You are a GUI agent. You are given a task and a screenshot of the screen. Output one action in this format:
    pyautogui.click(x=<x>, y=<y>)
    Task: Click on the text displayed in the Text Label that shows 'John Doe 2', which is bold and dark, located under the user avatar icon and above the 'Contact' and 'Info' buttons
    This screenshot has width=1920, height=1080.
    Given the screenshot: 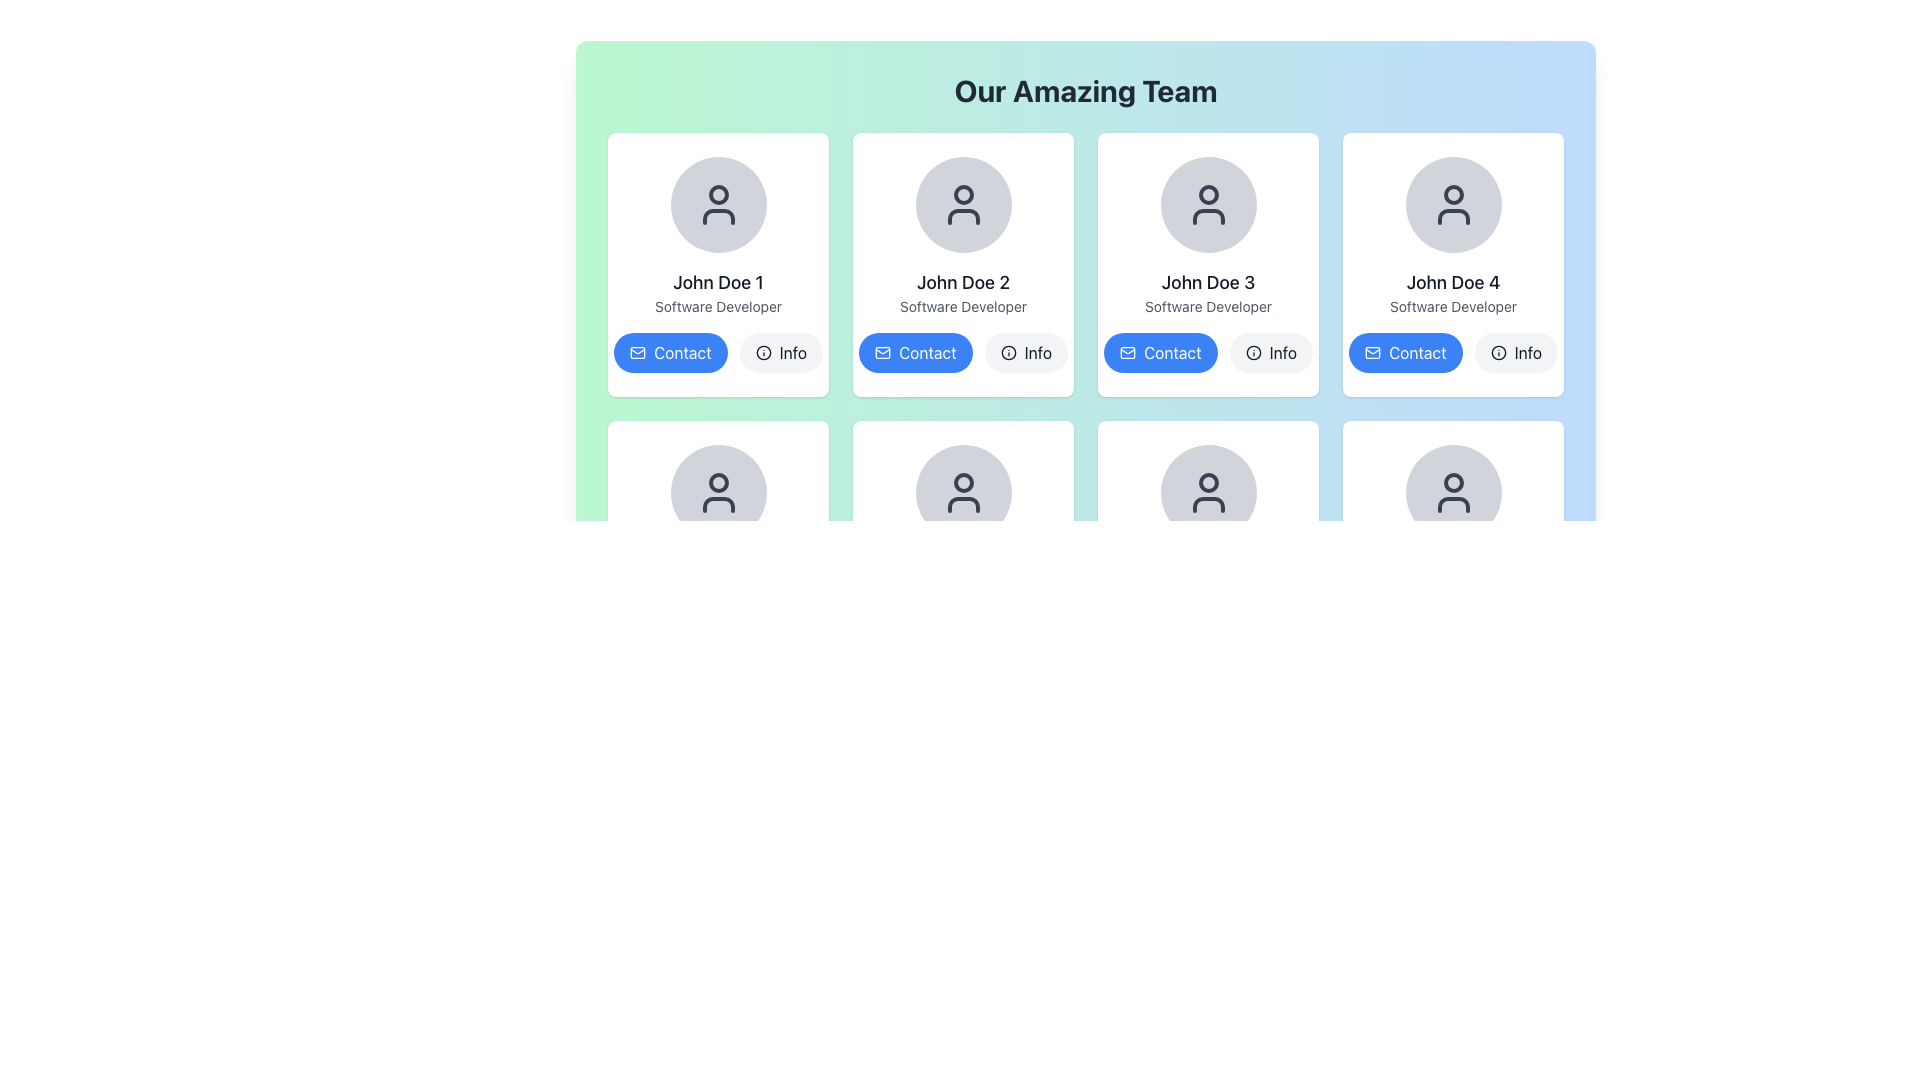 What is the action you would take?
    pyautogui.click(x=963, y=282)
    